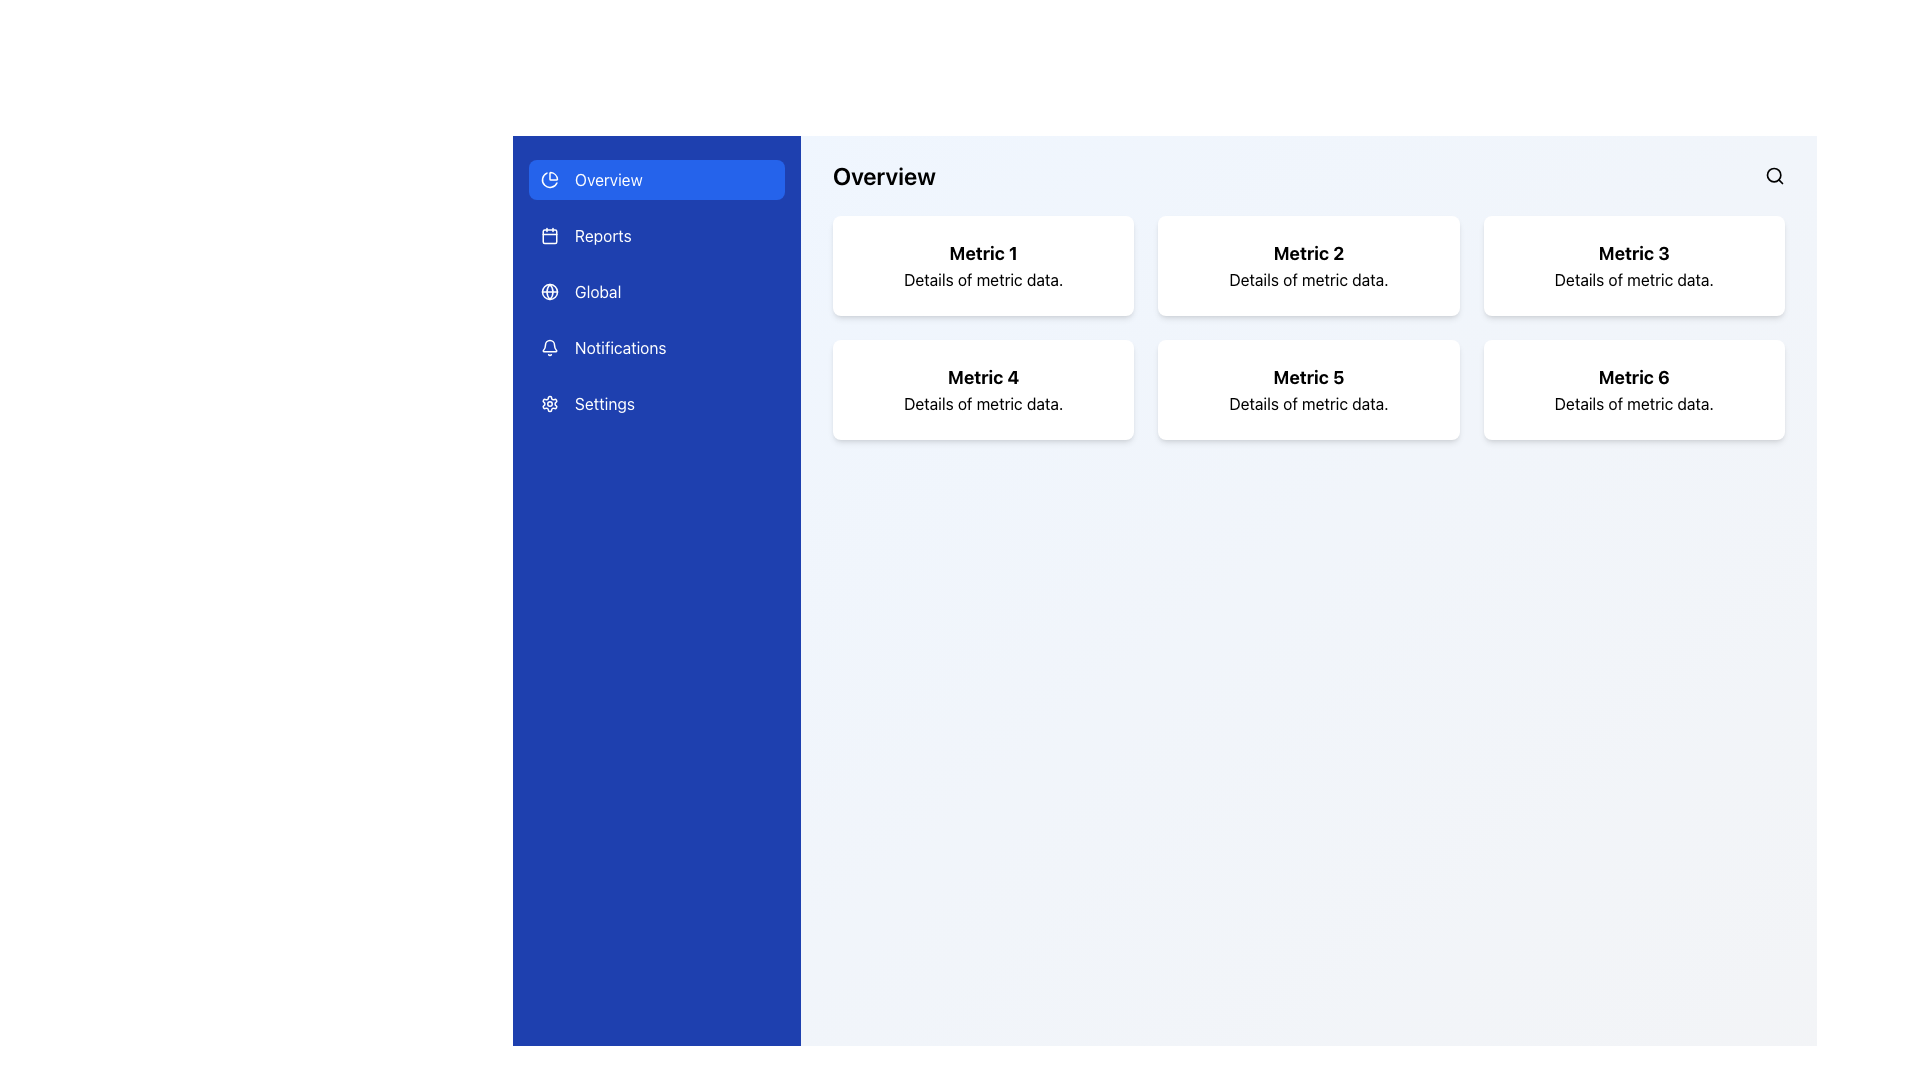 Image resolution: width=1920 pixels, height=1080 pixels. I want to click on the calendar icon located in the sidebar menu, positioned next to the 'Reports' text, so click(550, 234).